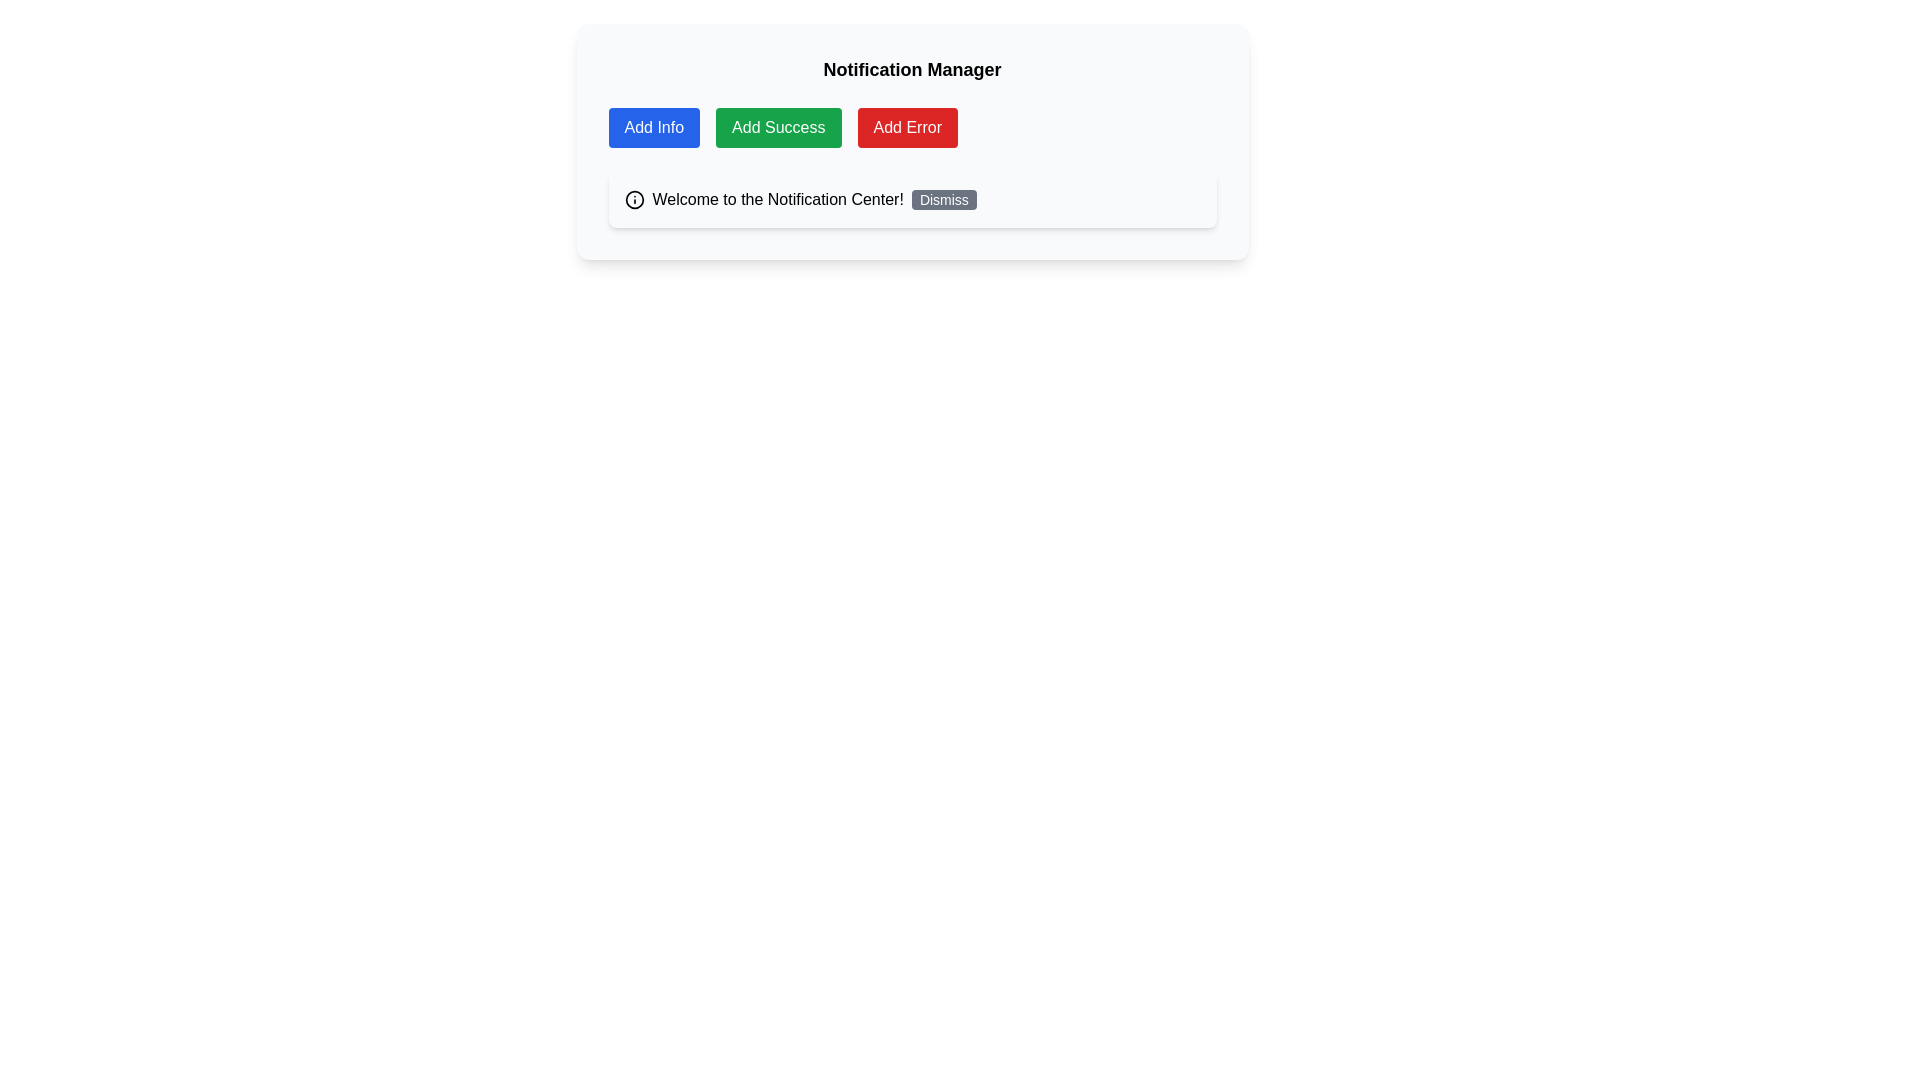 Image resolution: width=1920 pixels, height=1080 pixels. I want to click on the 'Add Info' button located at the top left corner of the button group to initiate its action, so click(654, 127).